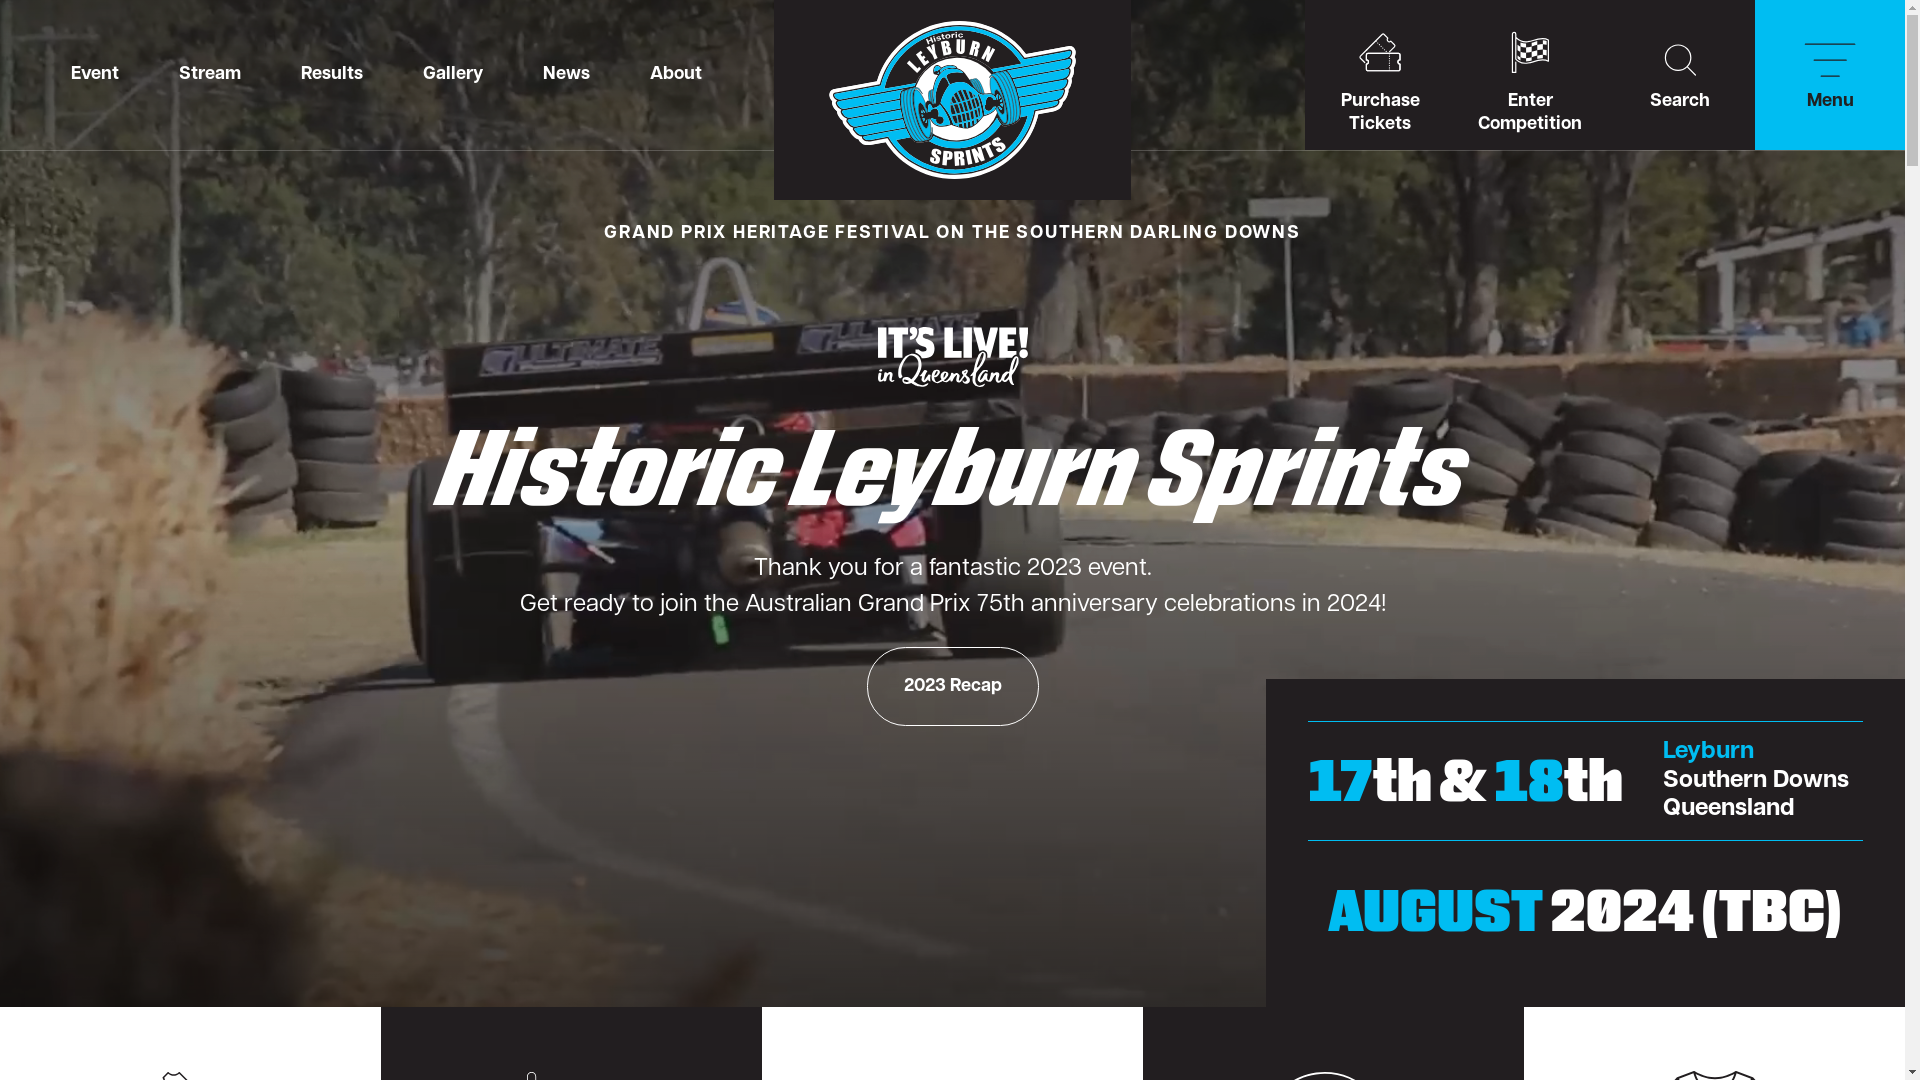  What do you see at coordinates (676, 73) in the screenshot?
I see `'About'` at bounding box center [676, 73].